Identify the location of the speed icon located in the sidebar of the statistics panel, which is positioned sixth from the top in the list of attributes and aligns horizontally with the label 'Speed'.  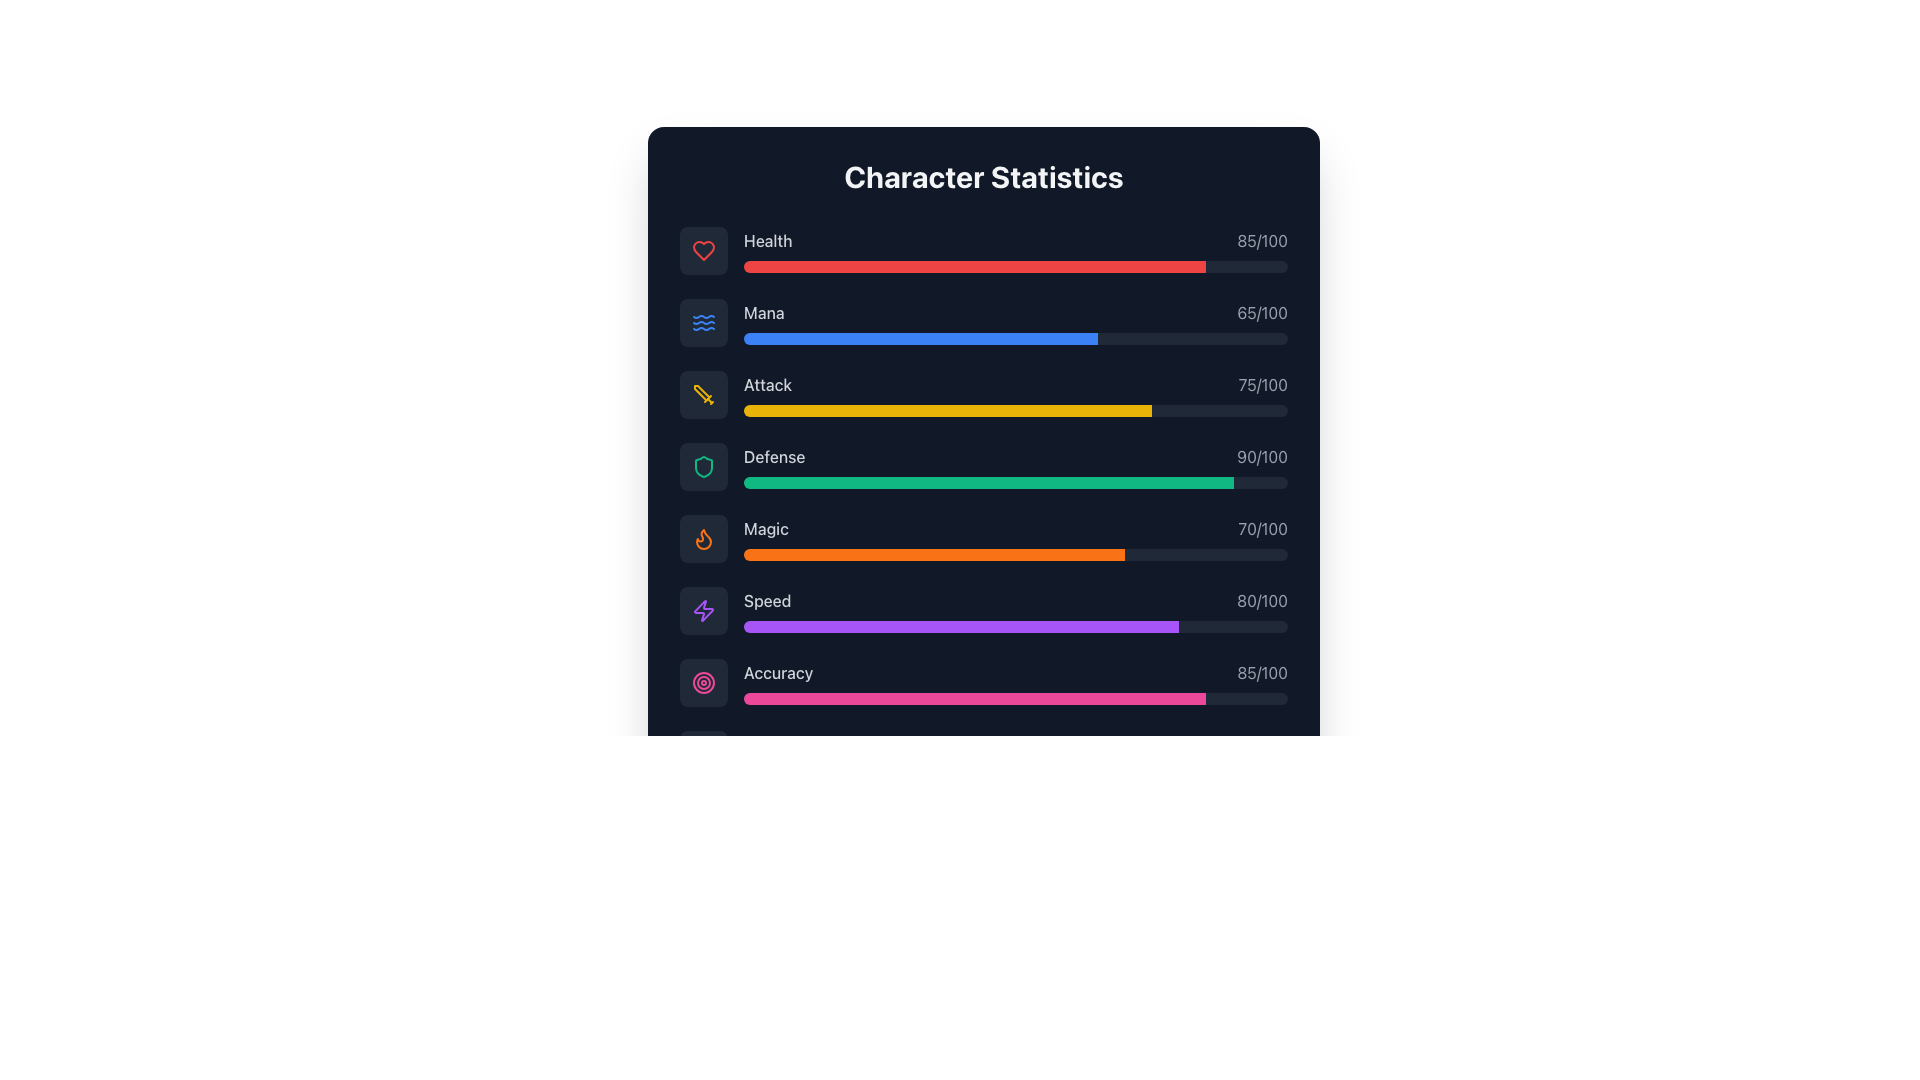
(704, 609).